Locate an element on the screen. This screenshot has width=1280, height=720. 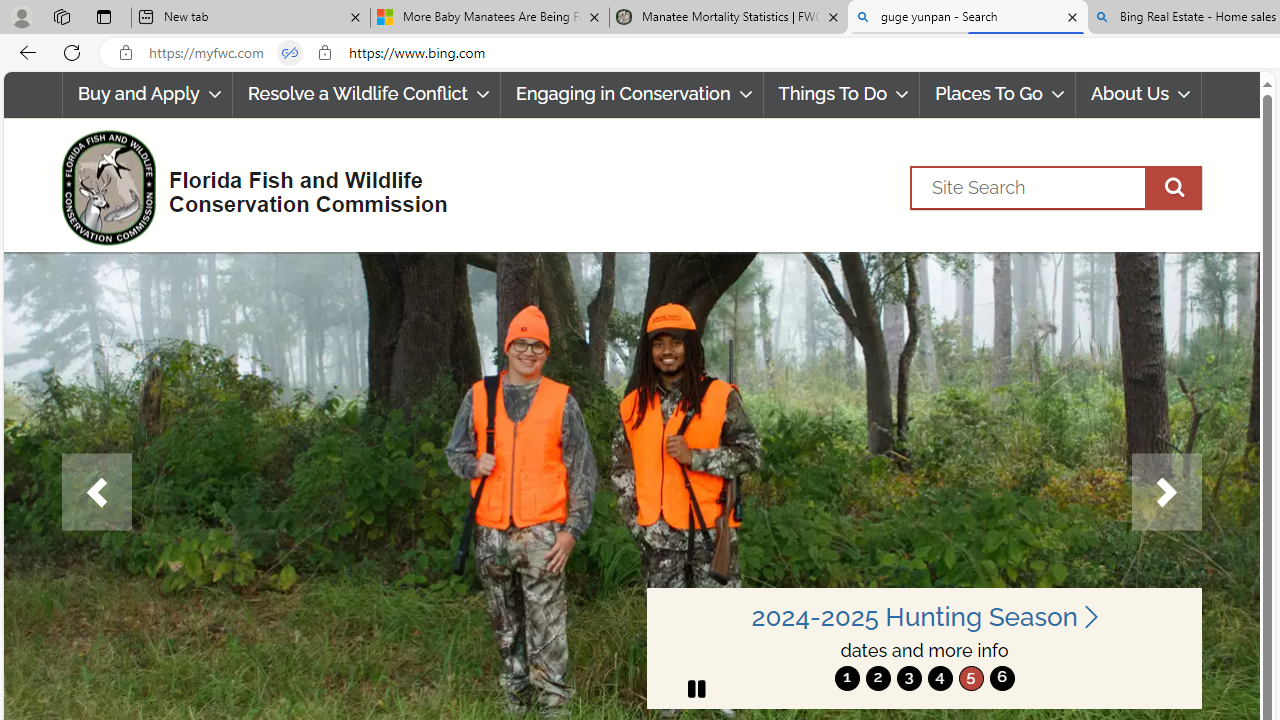
'4' is located at coordinates (939, 677).